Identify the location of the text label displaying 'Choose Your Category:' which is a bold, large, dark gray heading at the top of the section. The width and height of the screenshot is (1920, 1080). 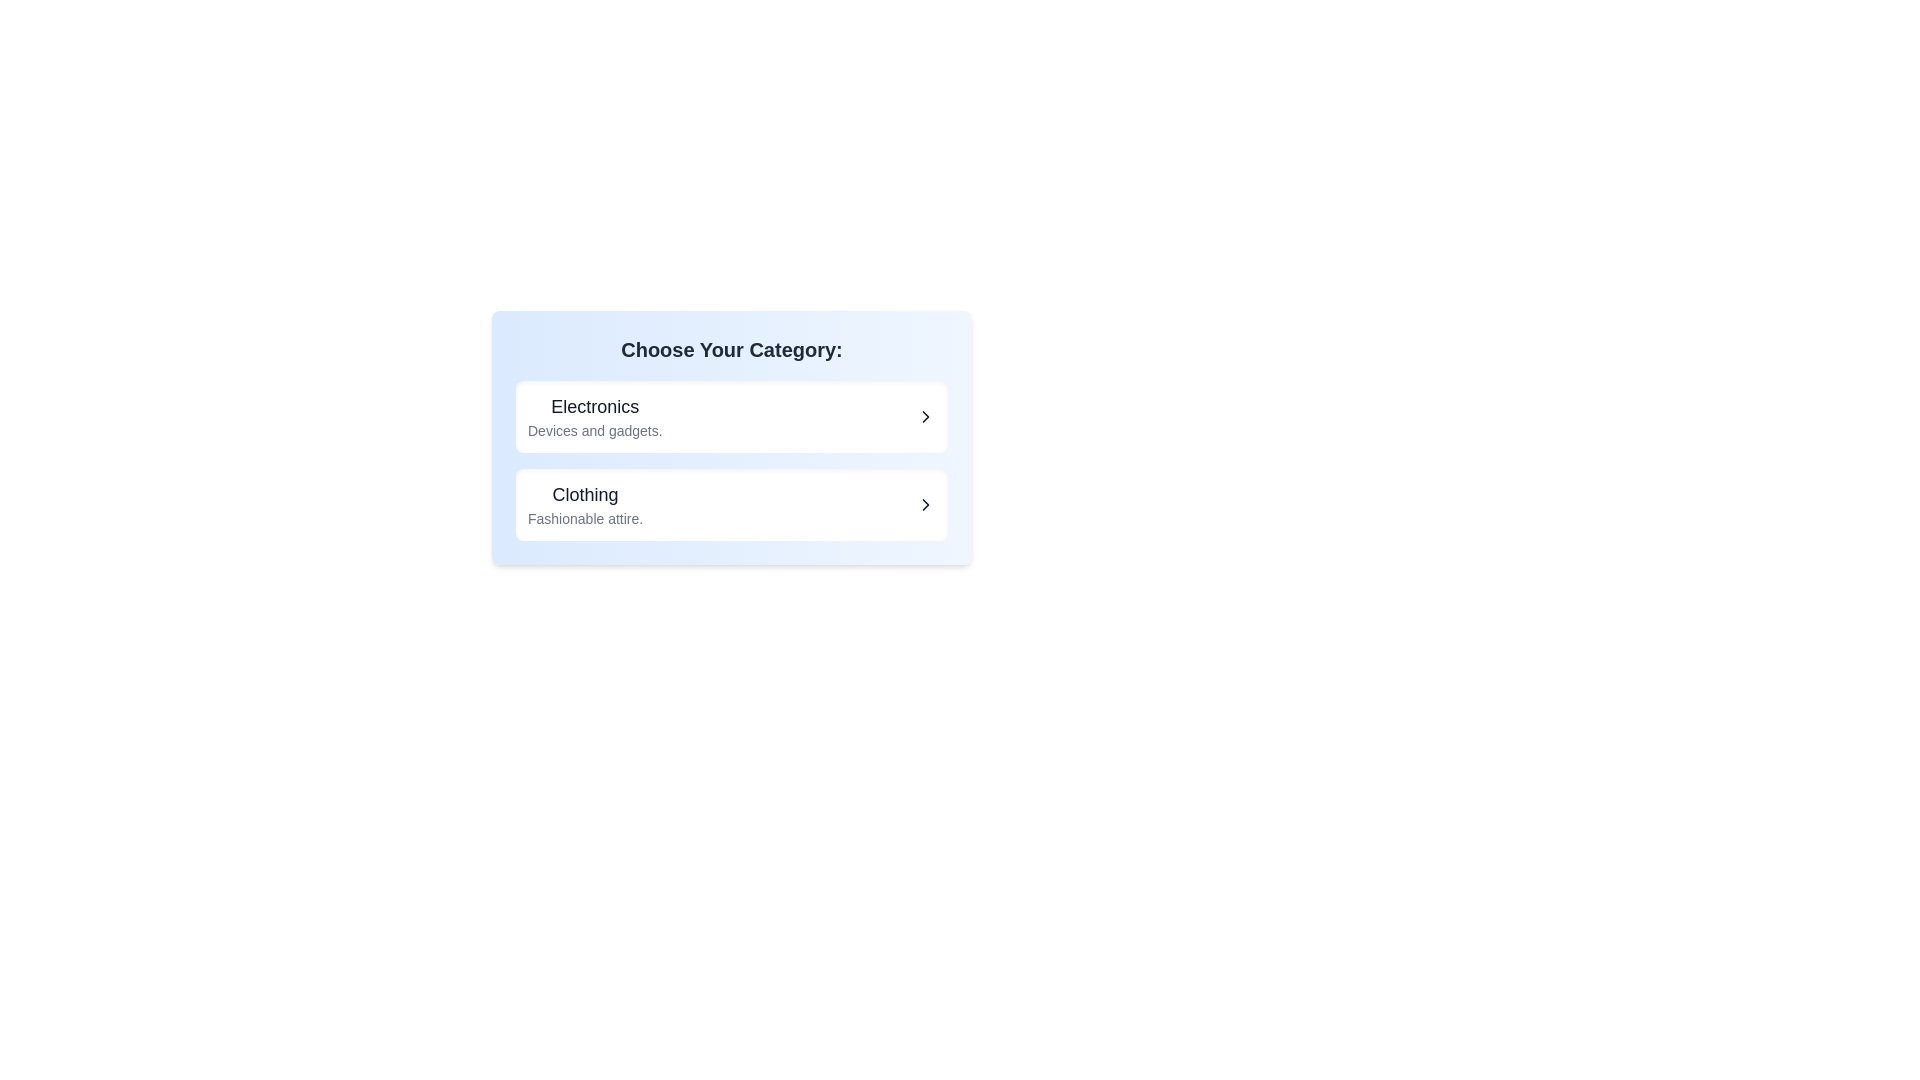
(730, 349).